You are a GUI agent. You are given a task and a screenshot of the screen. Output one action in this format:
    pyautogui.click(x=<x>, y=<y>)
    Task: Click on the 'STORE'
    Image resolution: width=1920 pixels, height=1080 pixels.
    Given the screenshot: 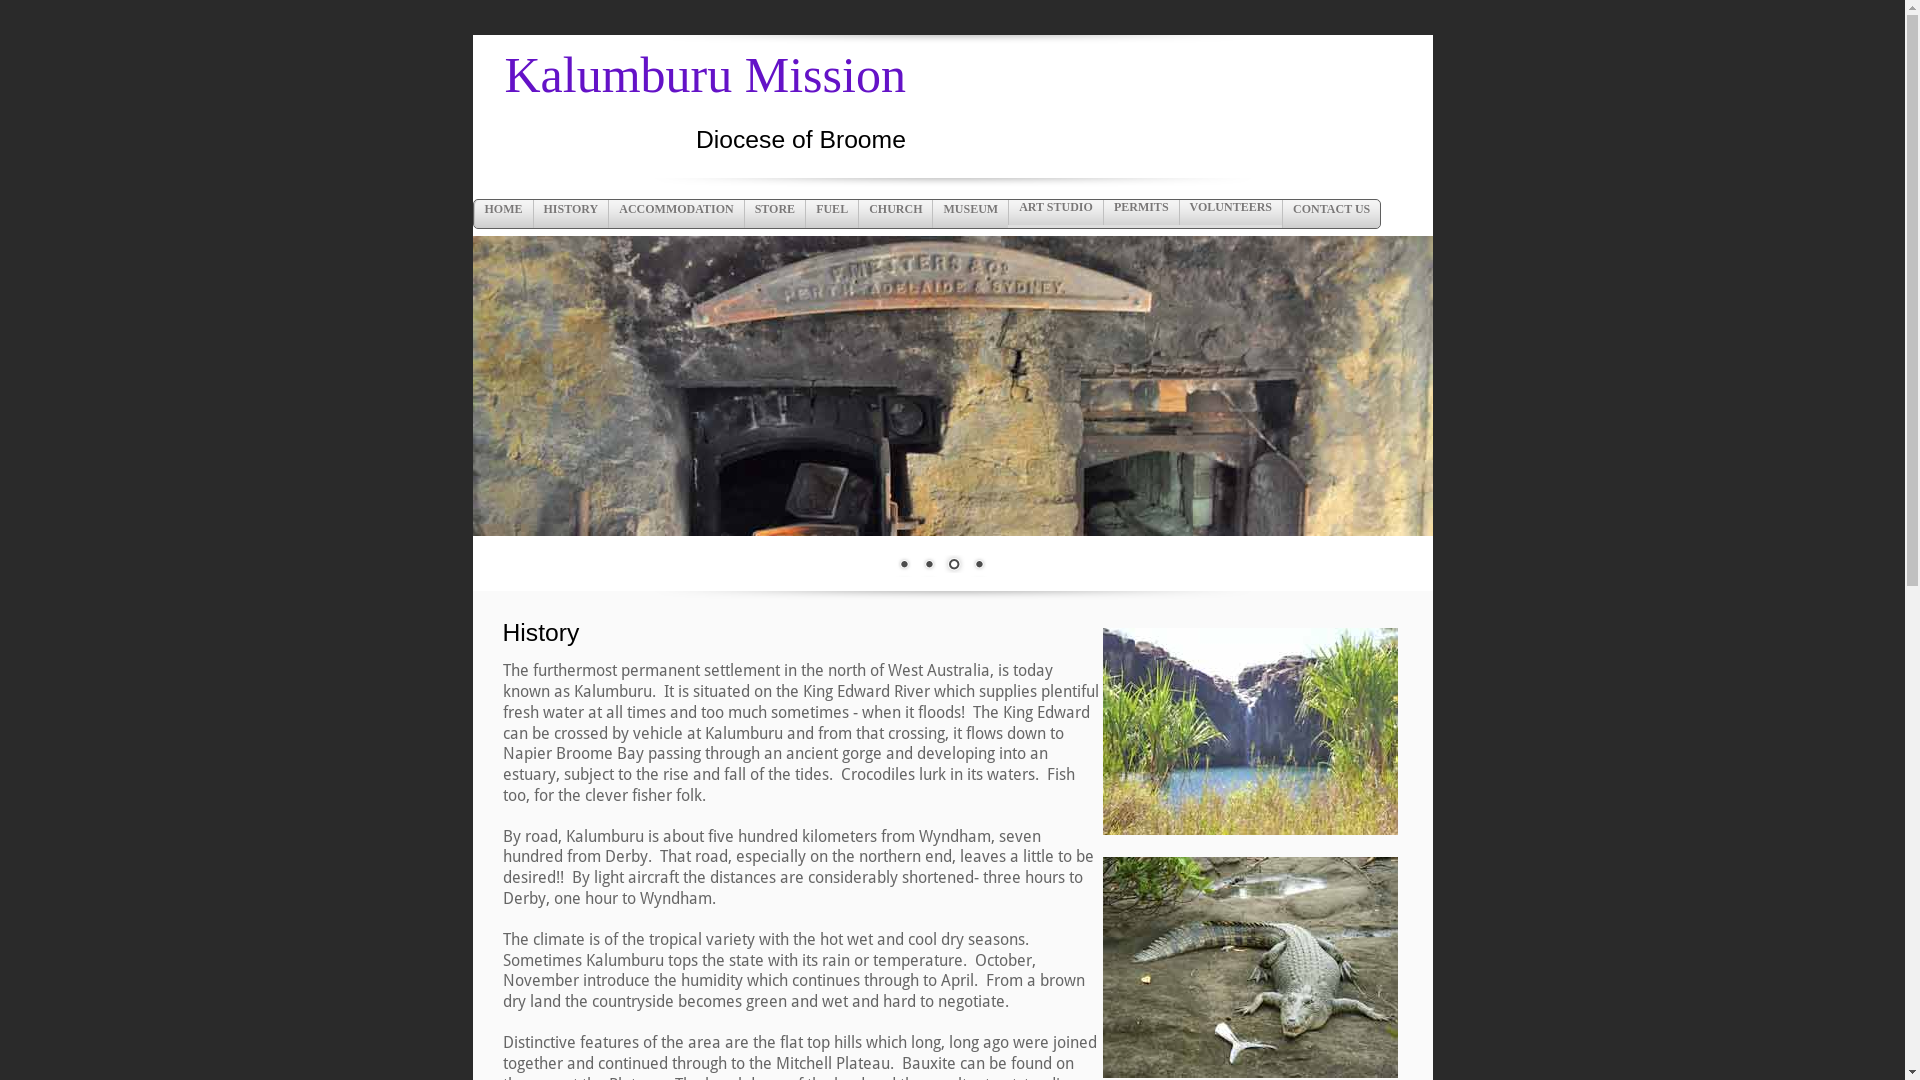 What is the action you would take?
    pyautogui.click(x=773, y=213)
    